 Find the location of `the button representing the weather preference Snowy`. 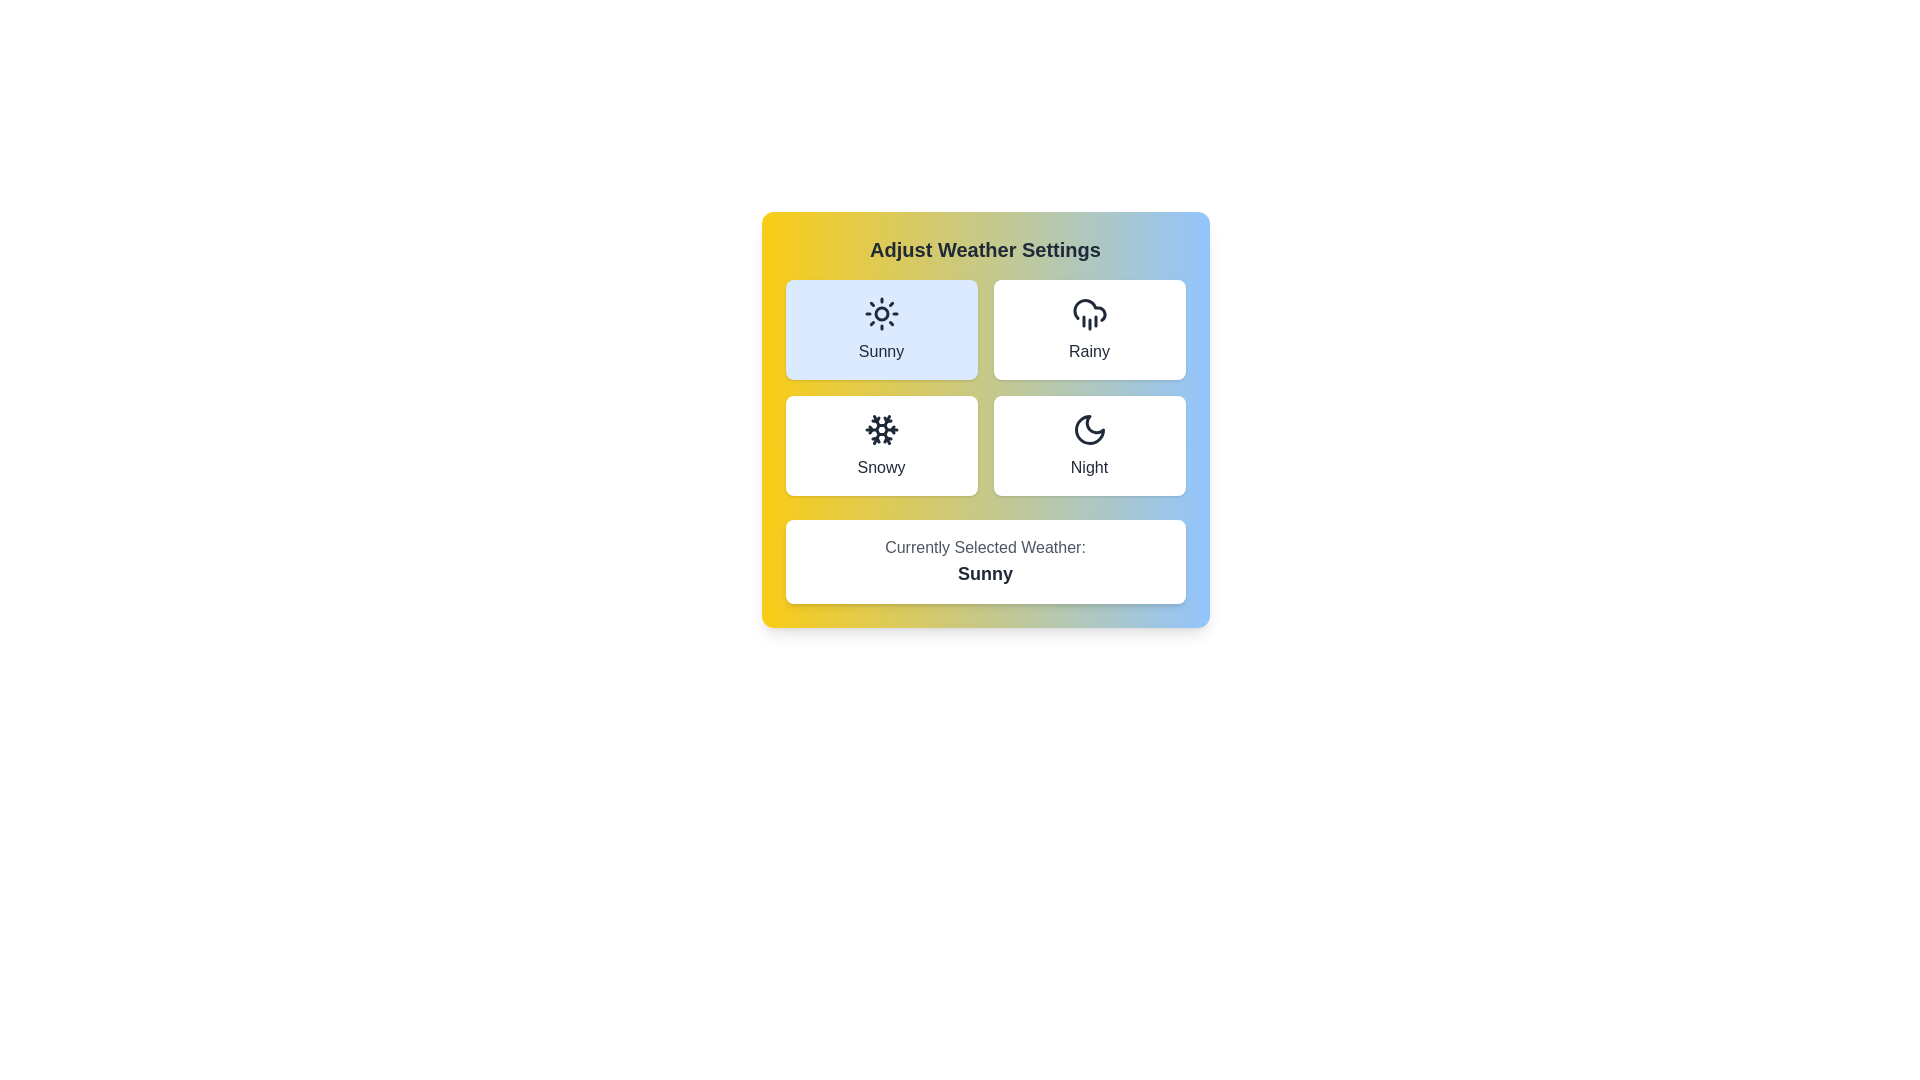

the button representing the weather preference Snowy is located at coordinates (880, 445).